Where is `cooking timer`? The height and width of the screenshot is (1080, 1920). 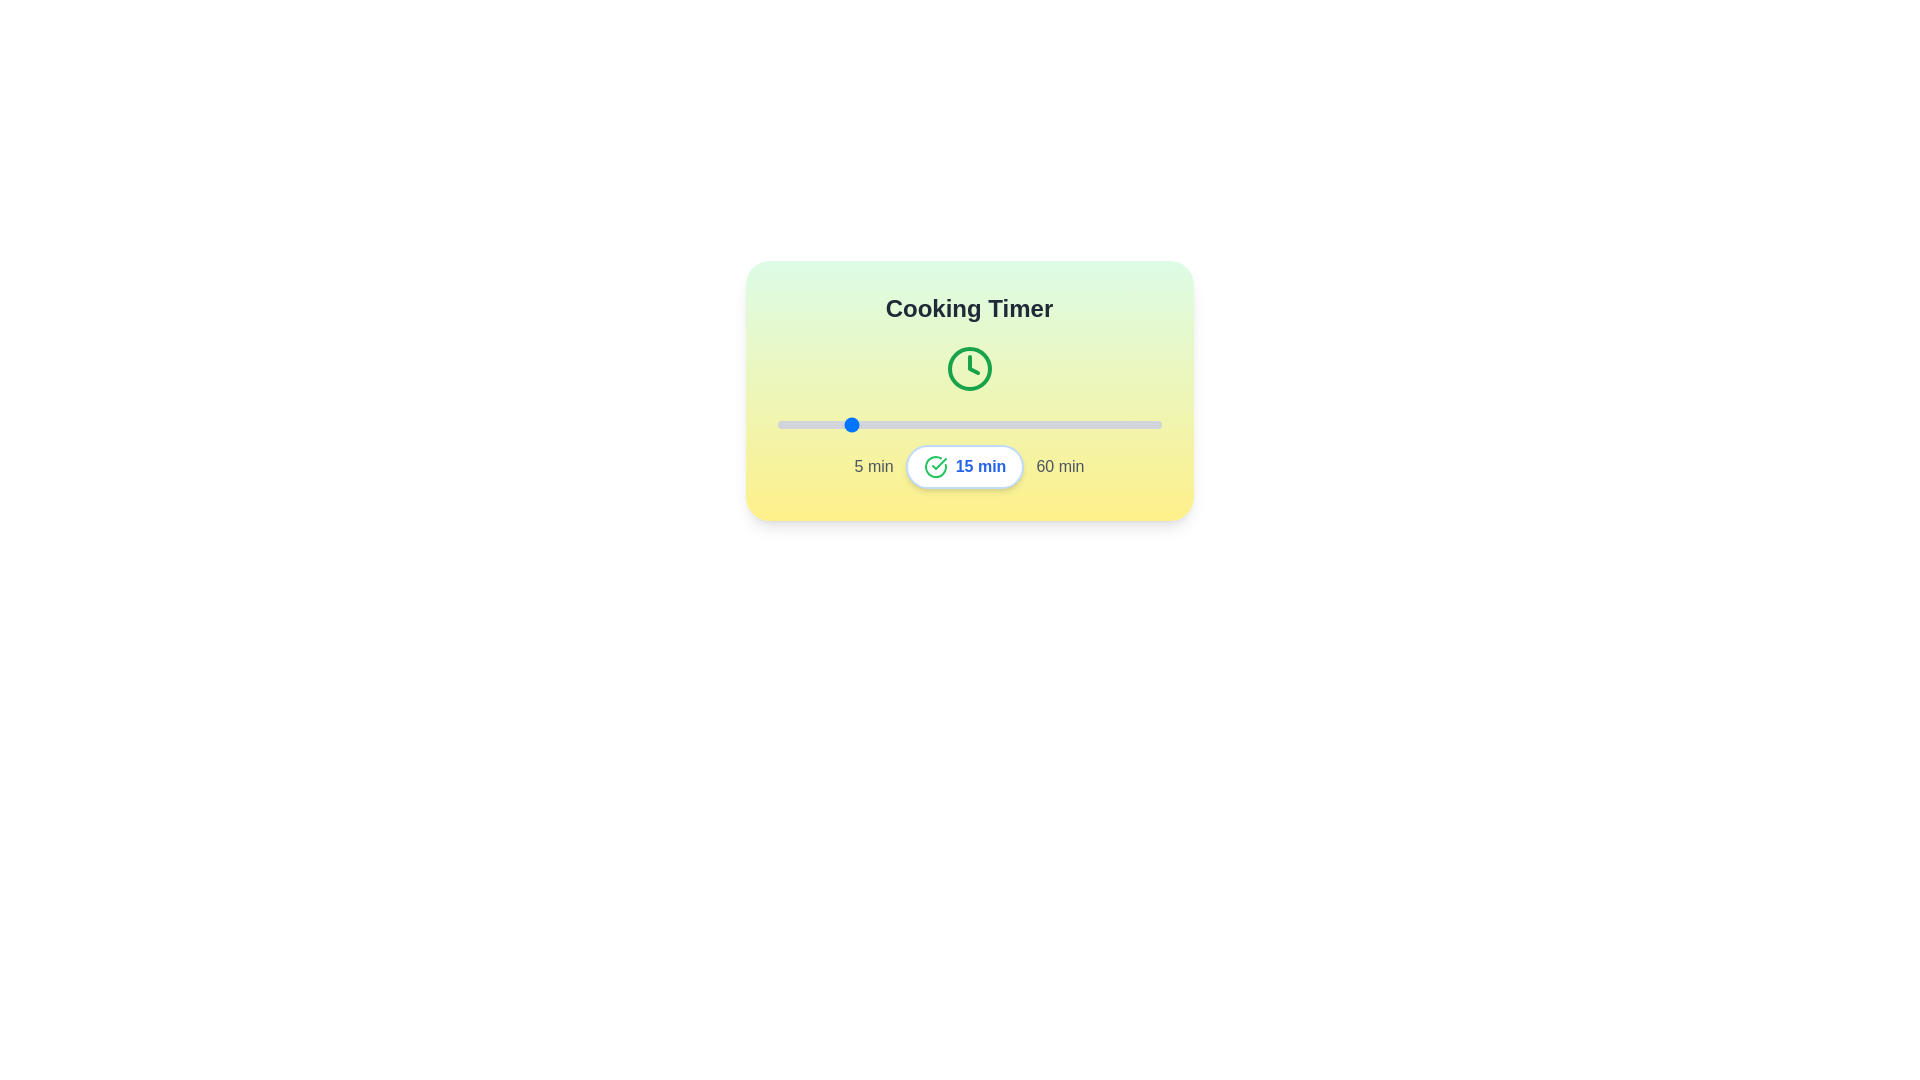 cooking timer is located at coordinates (1035, 423).